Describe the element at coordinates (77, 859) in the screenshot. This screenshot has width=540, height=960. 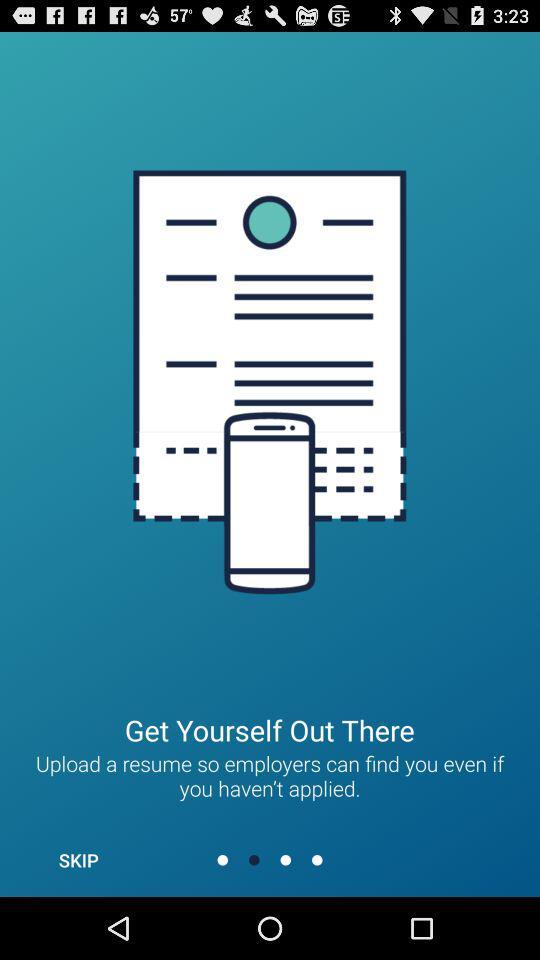
I see `the icon below the upload a resume icon` at that location.